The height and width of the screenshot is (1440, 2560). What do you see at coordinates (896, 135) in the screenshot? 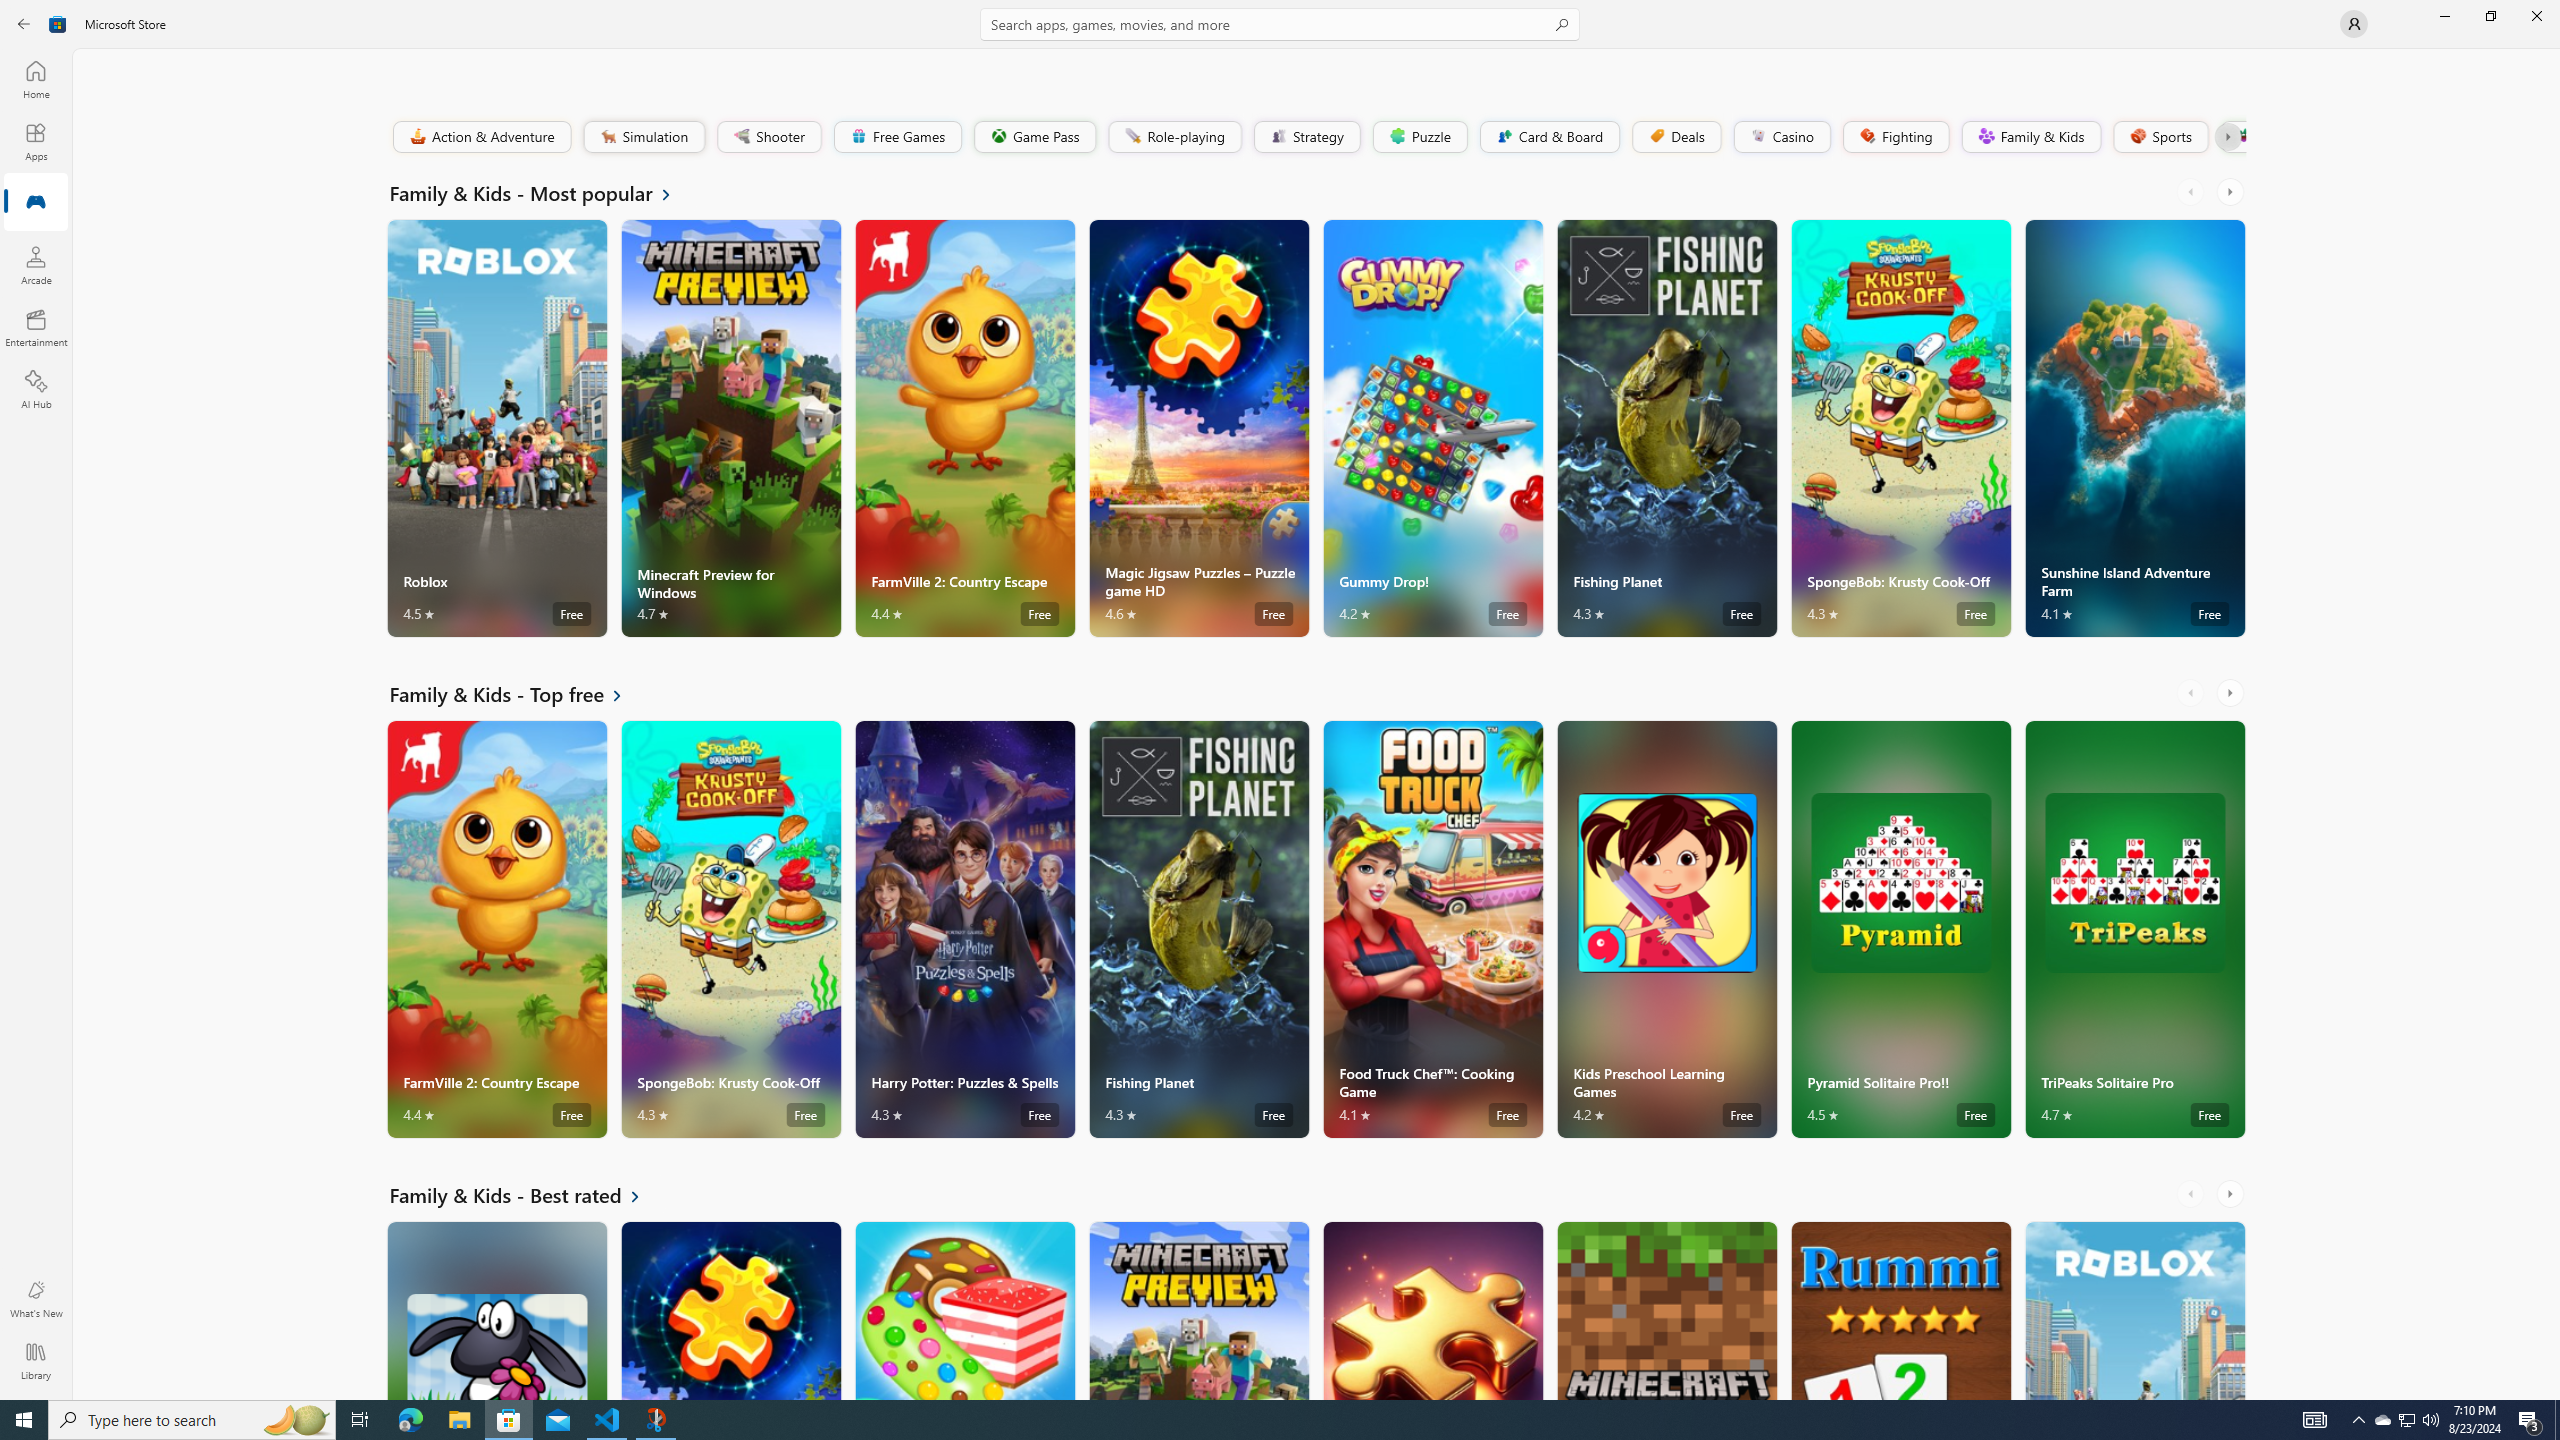
I see `'Free Games'` at bounding box center [896, 135].